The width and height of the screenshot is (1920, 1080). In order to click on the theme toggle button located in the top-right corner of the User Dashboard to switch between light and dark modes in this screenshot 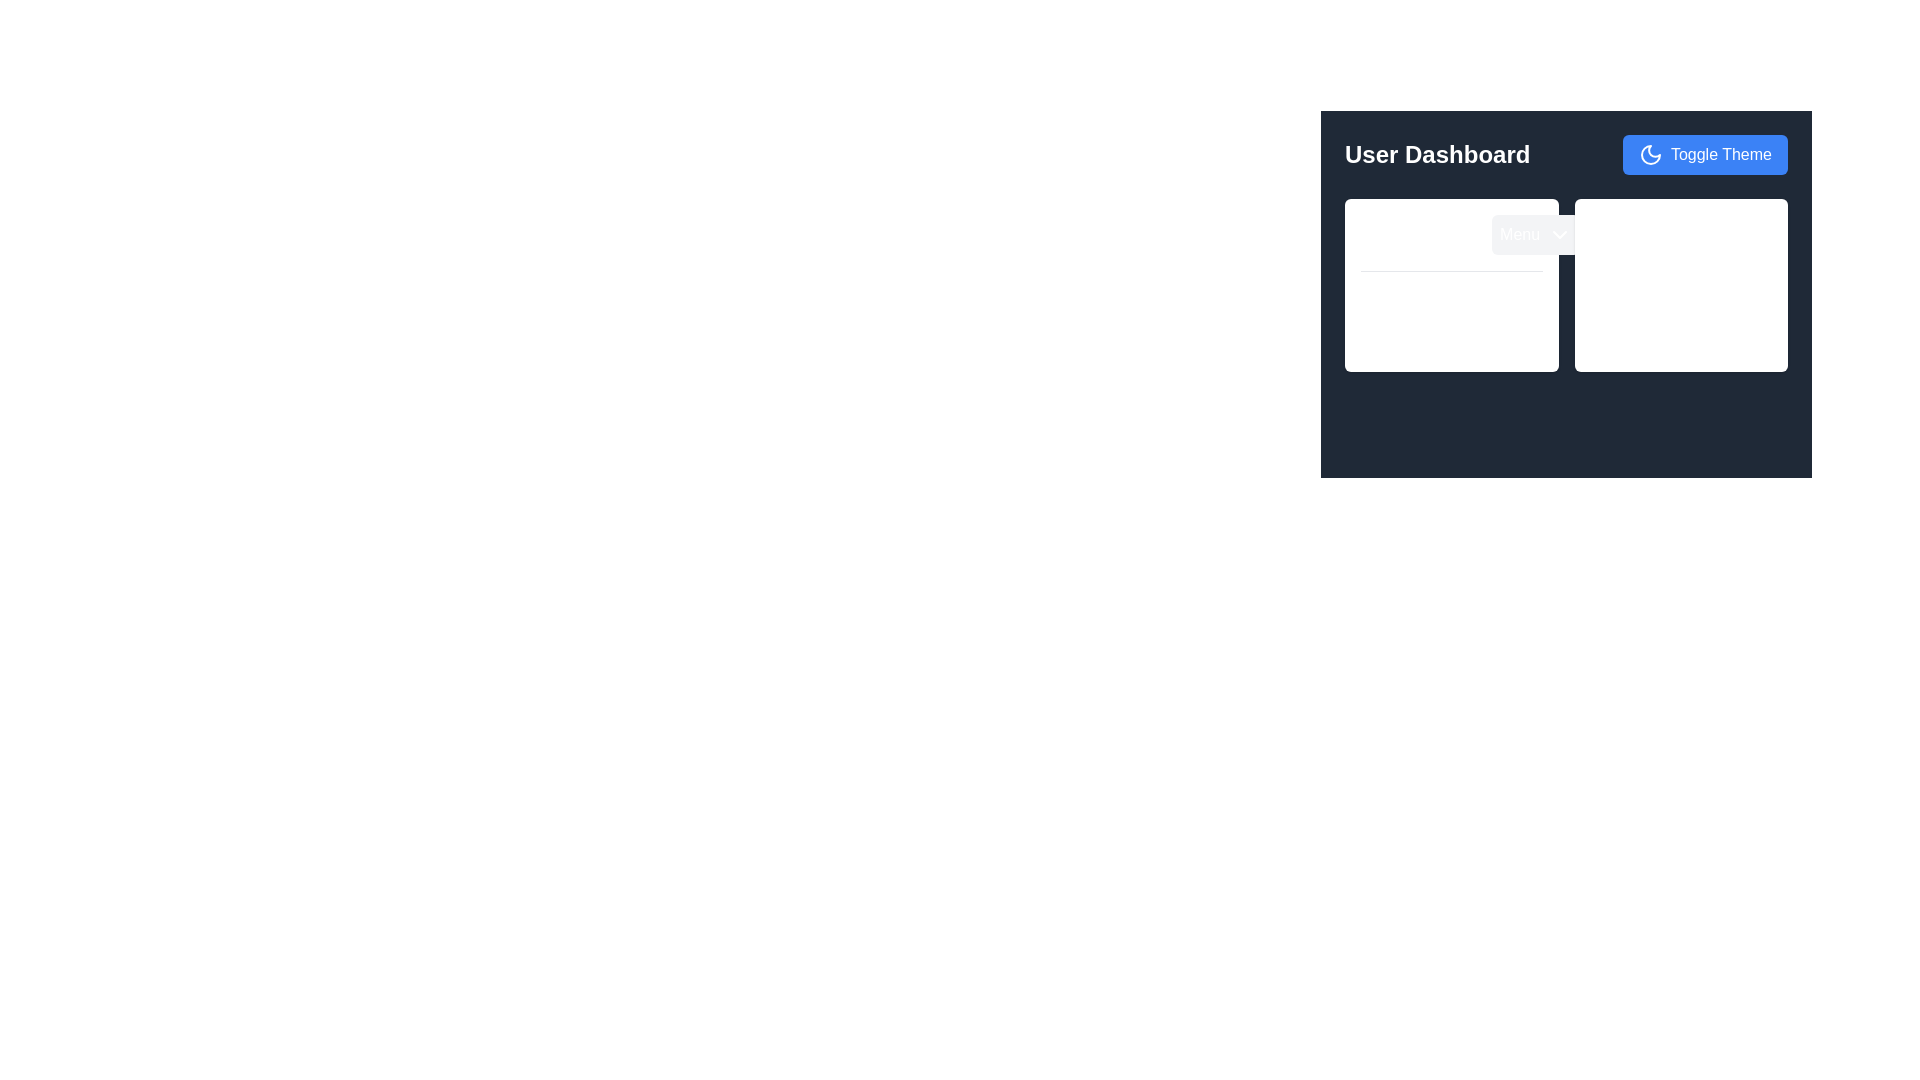, I will do `click(1704, 153)`.